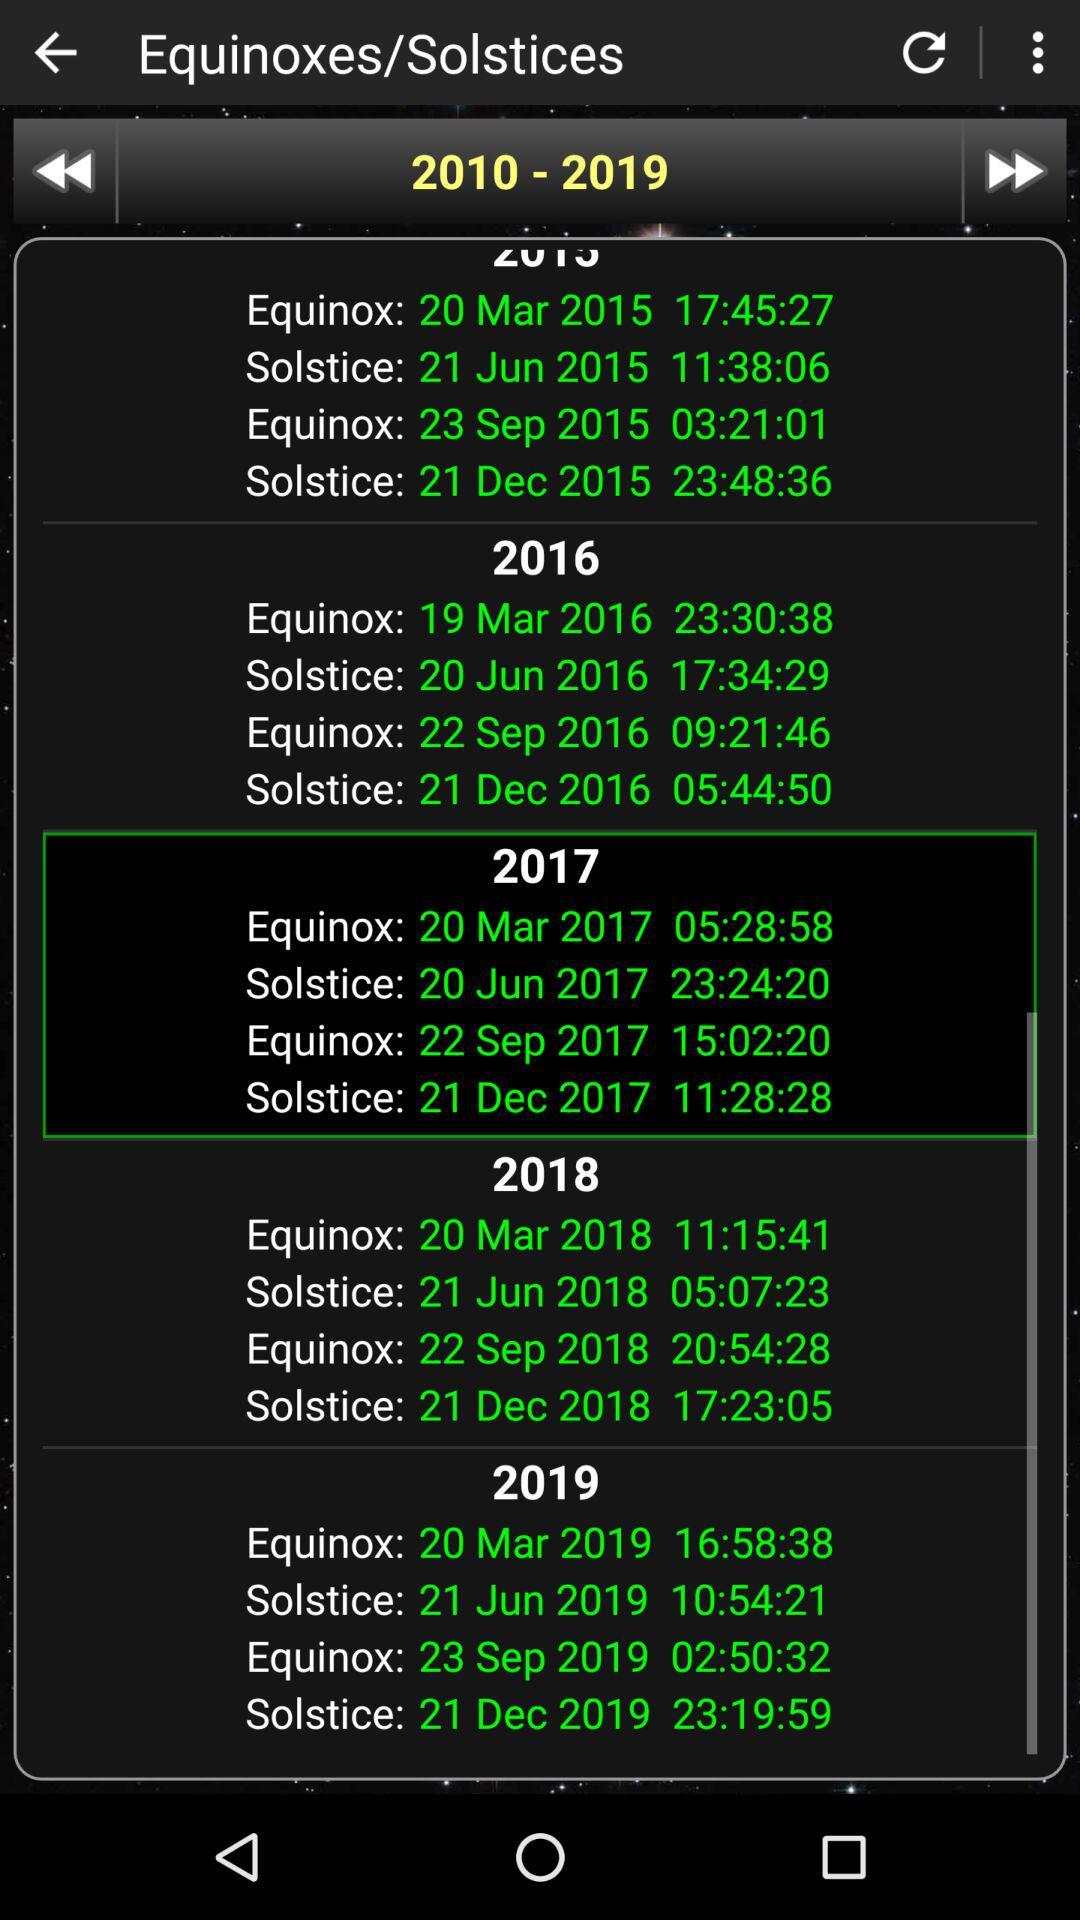 Image resolution: width=1080 pixels, height=1920 pixels. What do you see at coordinates (720, 615) in the screenshot?
I see `item next to equinox:` at bounding box center [720, 615].